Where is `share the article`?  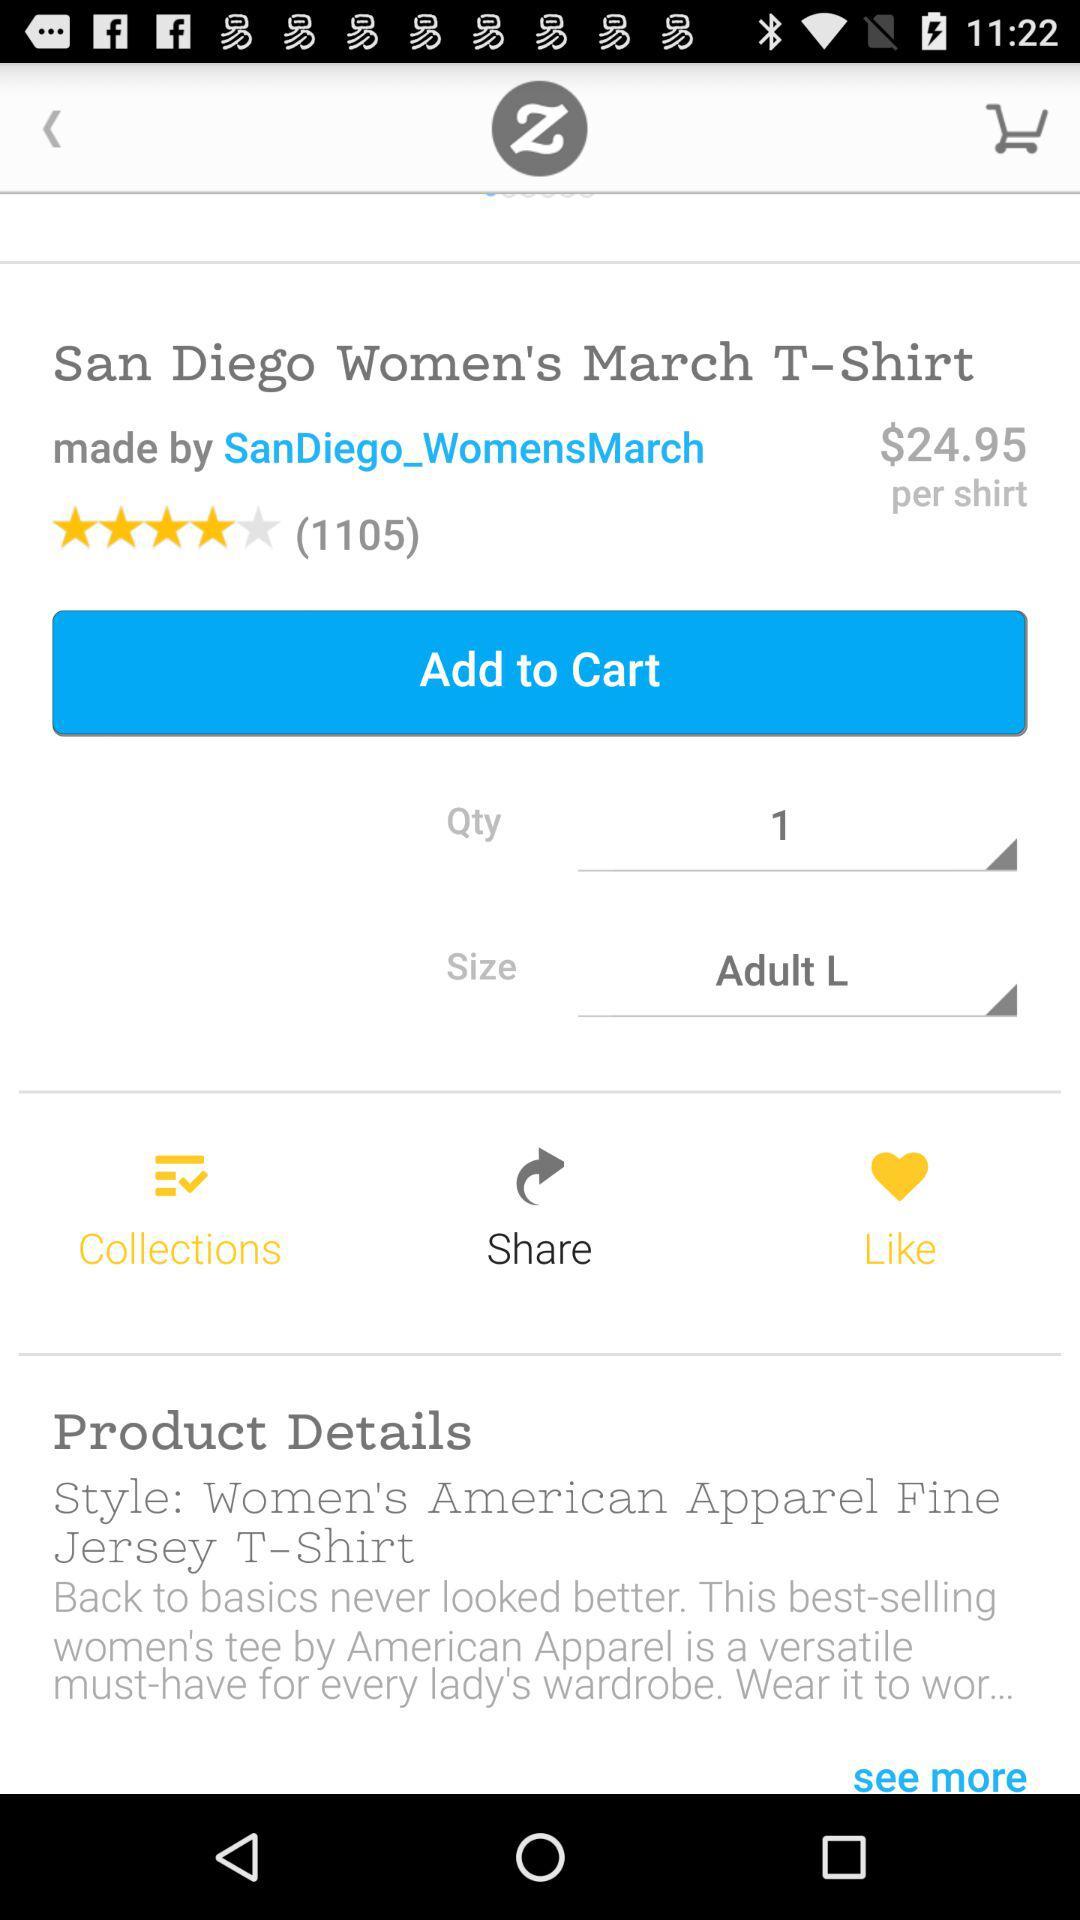 share the article is located at coordinates (538, 127).